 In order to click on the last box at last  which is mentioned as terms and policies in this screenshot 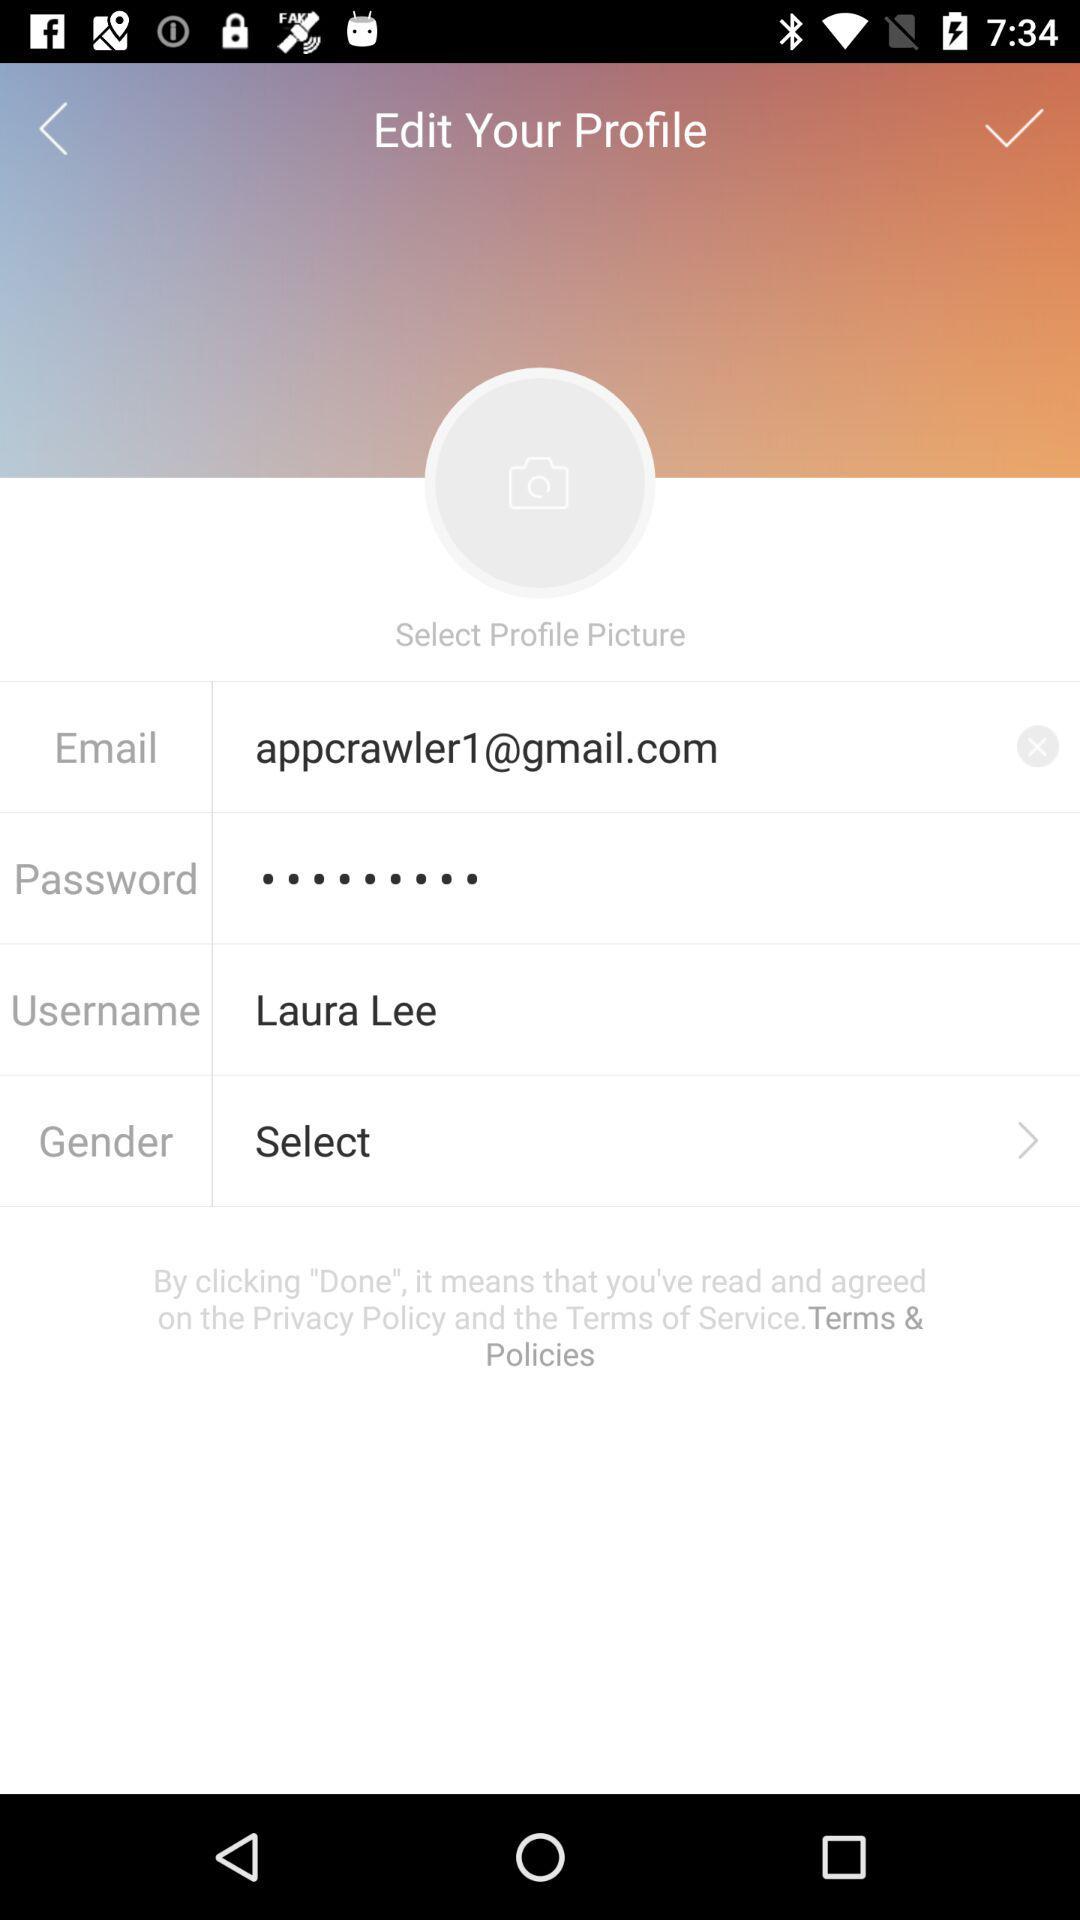, I will do `click(540, 1316)`.